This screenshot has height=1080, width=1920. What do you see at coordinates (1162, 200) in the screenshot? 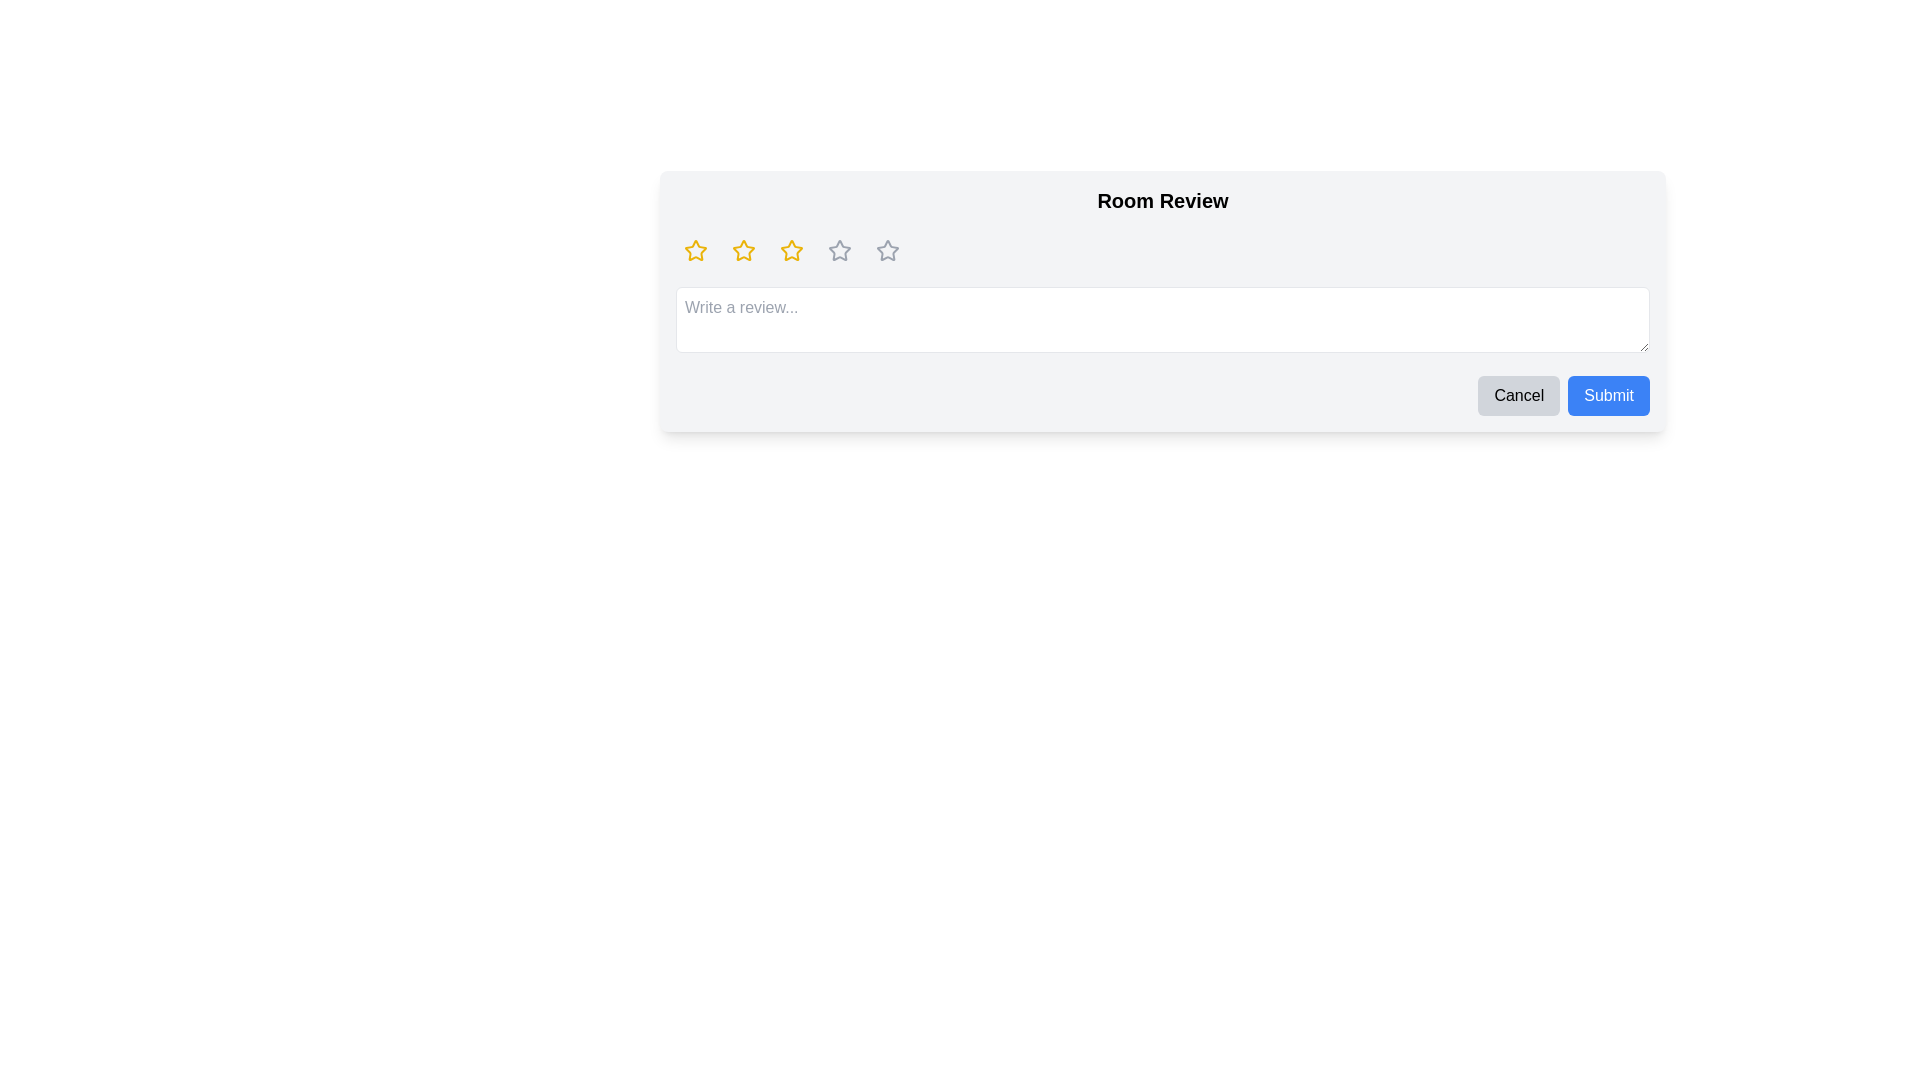
I see `the 'Room Review' text label, which is styled in bold and larger font, located at the top of a card-like section above a row of star icons` at bounding box center [1162, 200].